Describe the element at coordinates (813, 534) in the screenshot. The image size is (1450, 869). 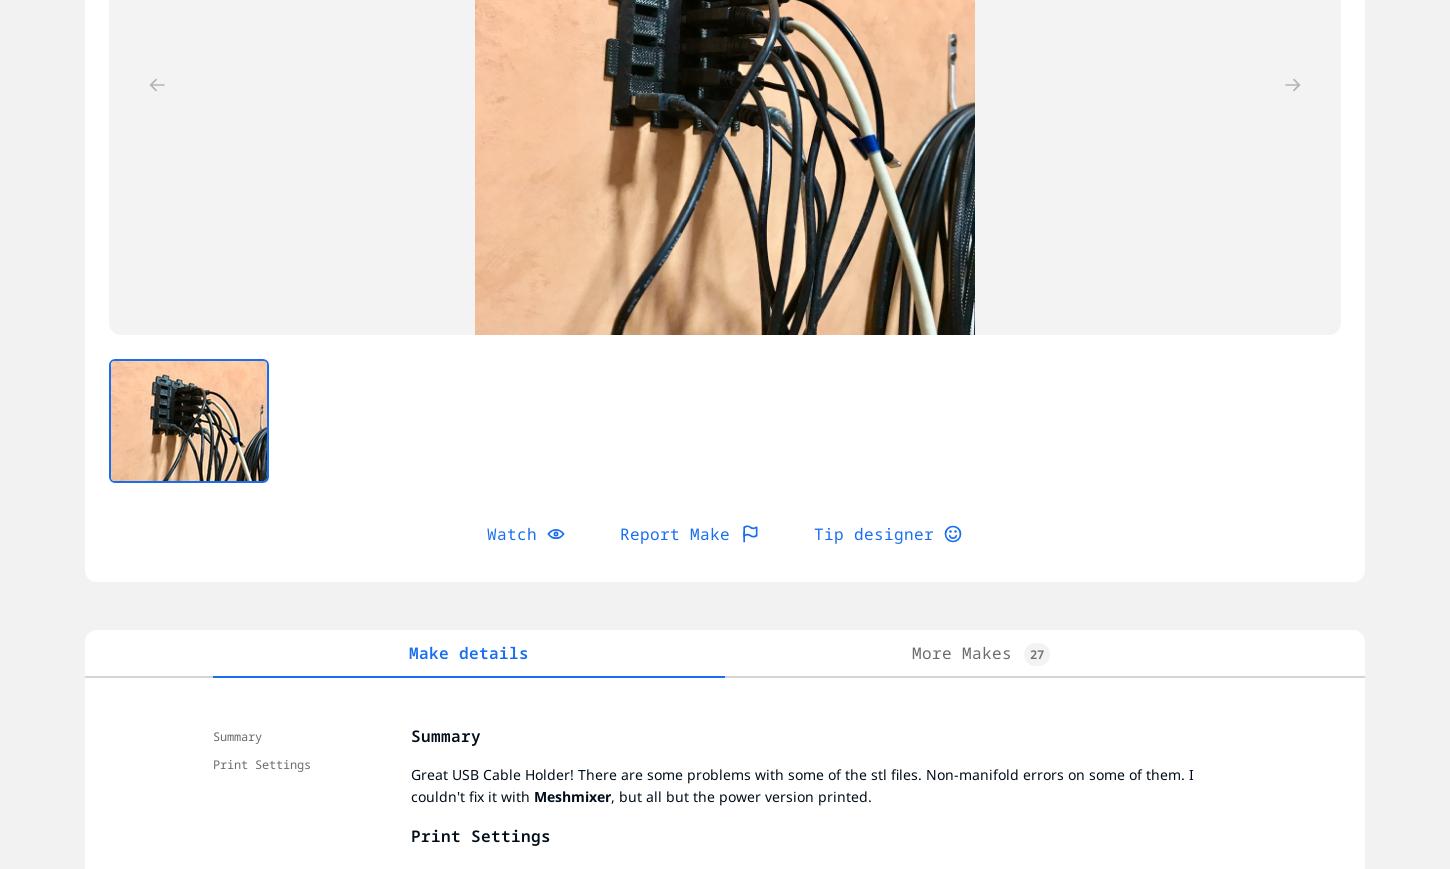
I see `'Tip designer'` at that location.